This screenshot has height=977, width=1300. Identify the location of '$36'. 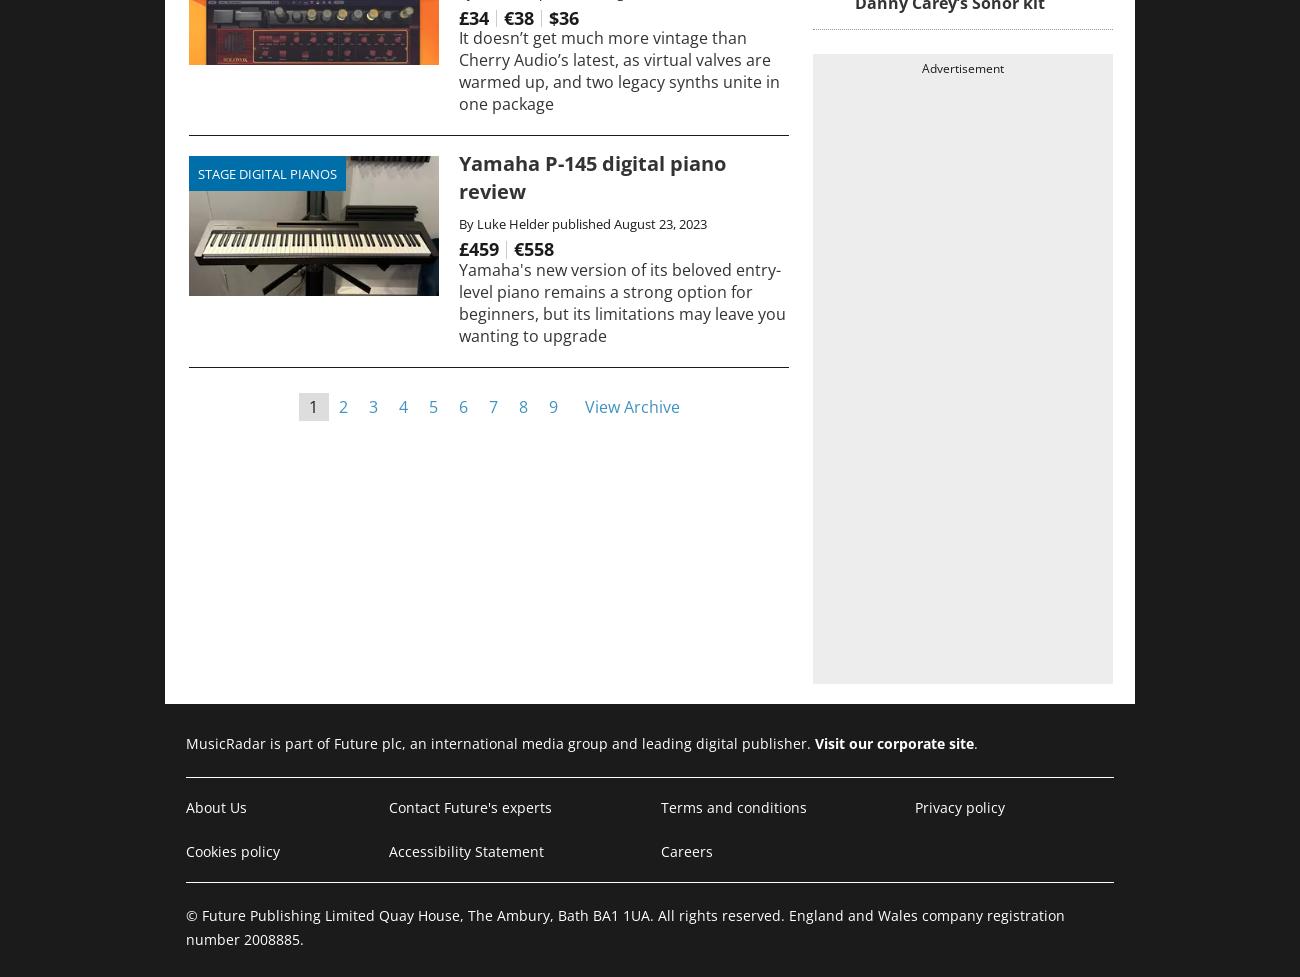
(562, 16).